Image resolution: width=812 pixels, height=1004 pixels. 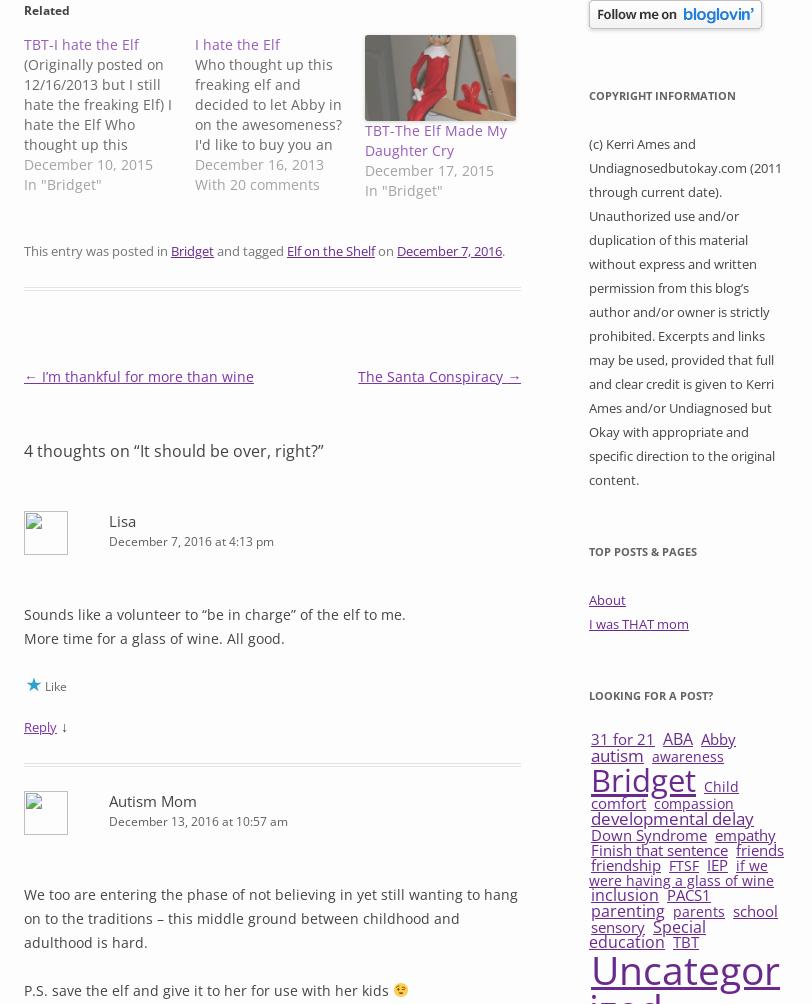 I want to click on 'We too are entering the phase of not believing in yet still wanting to hang on to the traditions – this middle ground between childhood and adulthood is hard.', so click(x=24, y=916).